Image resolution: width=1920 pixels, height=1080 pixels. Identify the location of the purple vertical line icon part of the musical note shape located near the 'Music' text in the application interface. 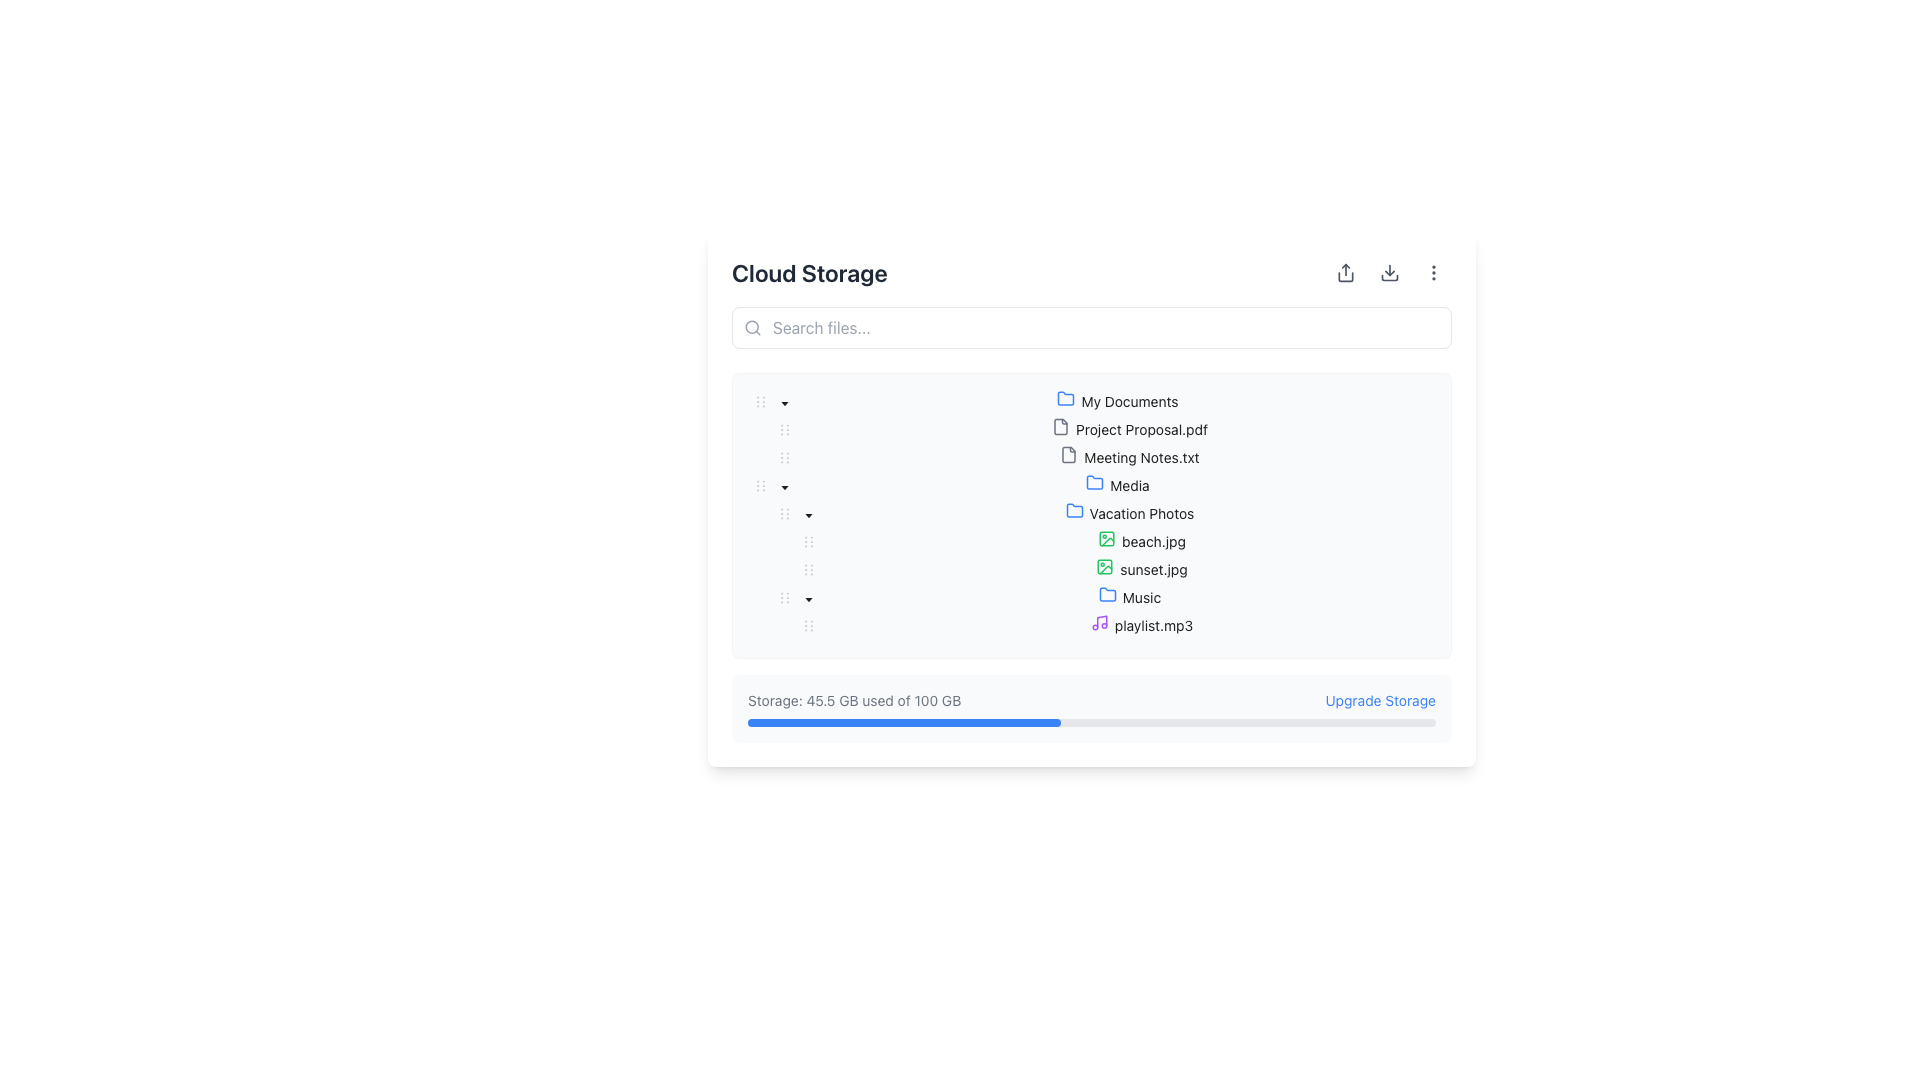
(1101, 620).